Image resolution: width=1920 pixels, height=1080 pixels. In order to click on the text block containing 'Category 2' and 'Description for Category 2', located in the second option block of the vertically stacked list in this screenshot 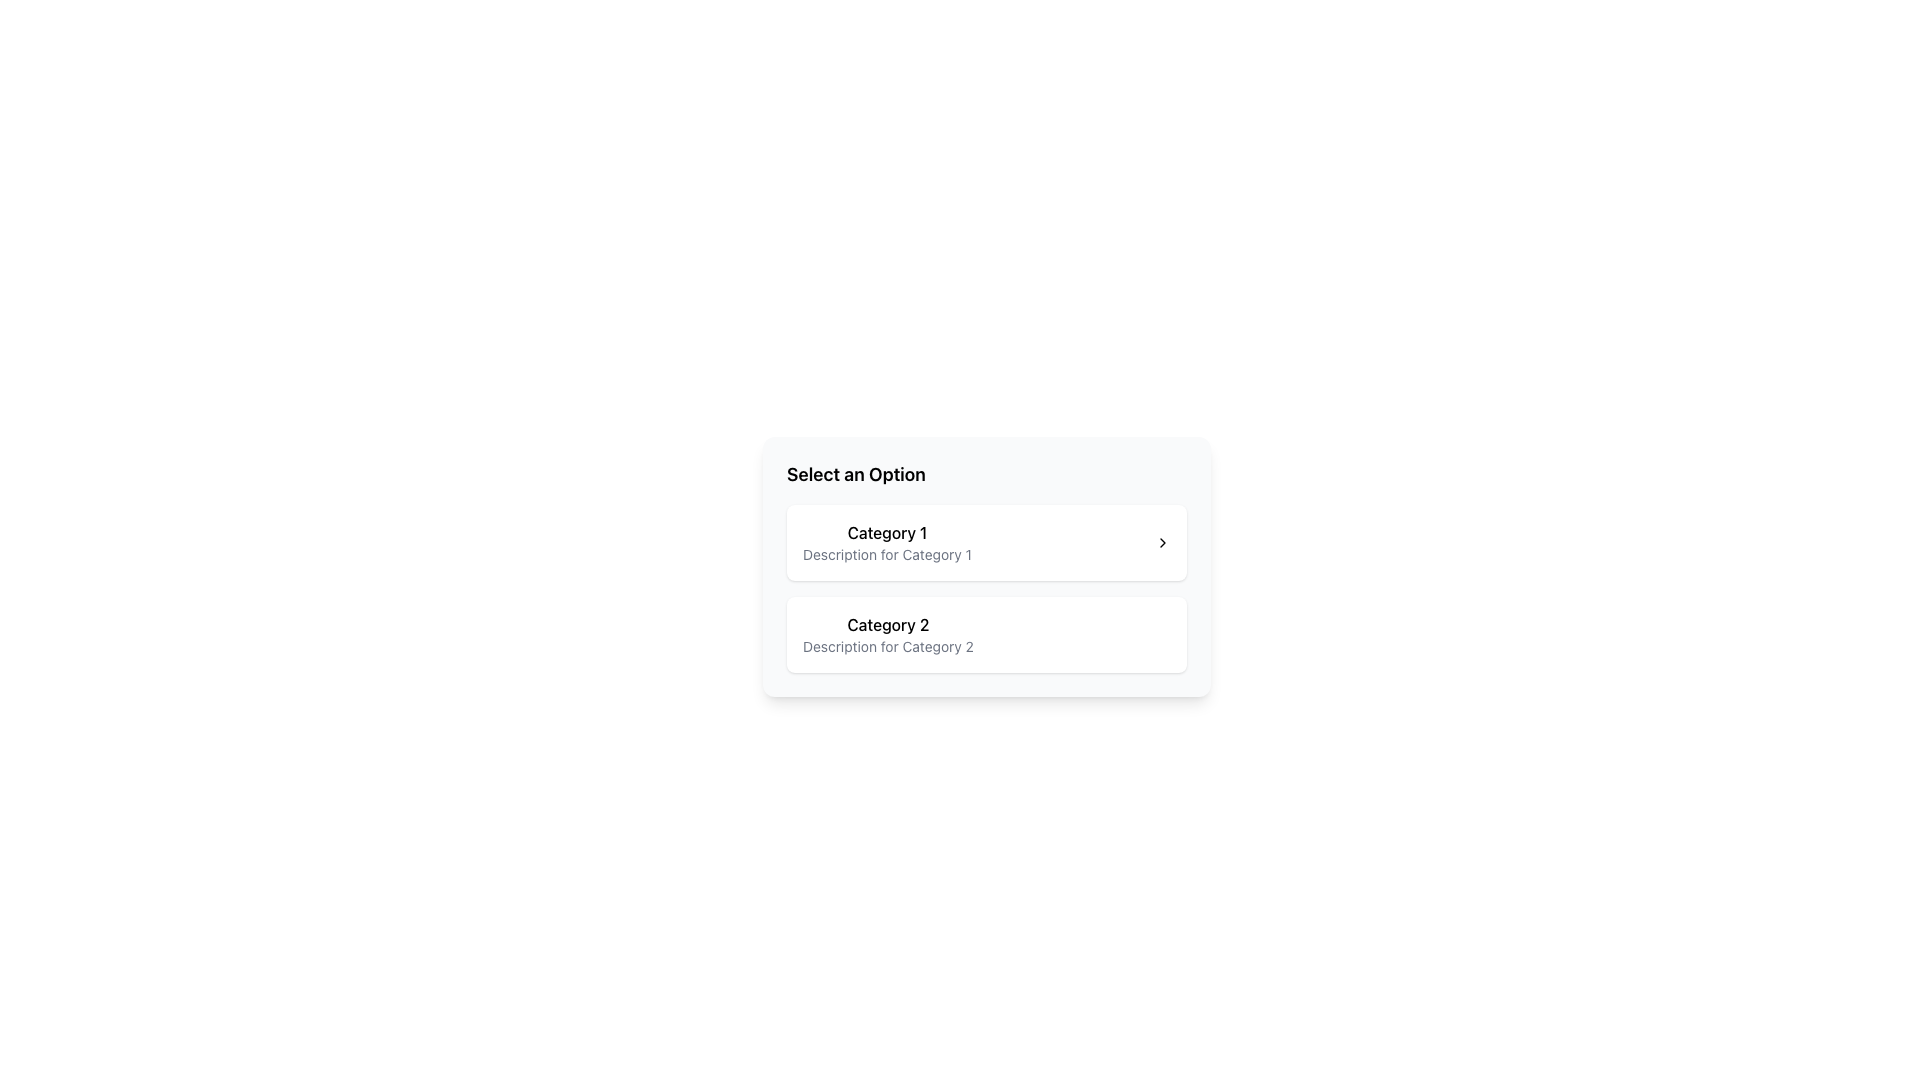, I will do `click(887, 635)`.